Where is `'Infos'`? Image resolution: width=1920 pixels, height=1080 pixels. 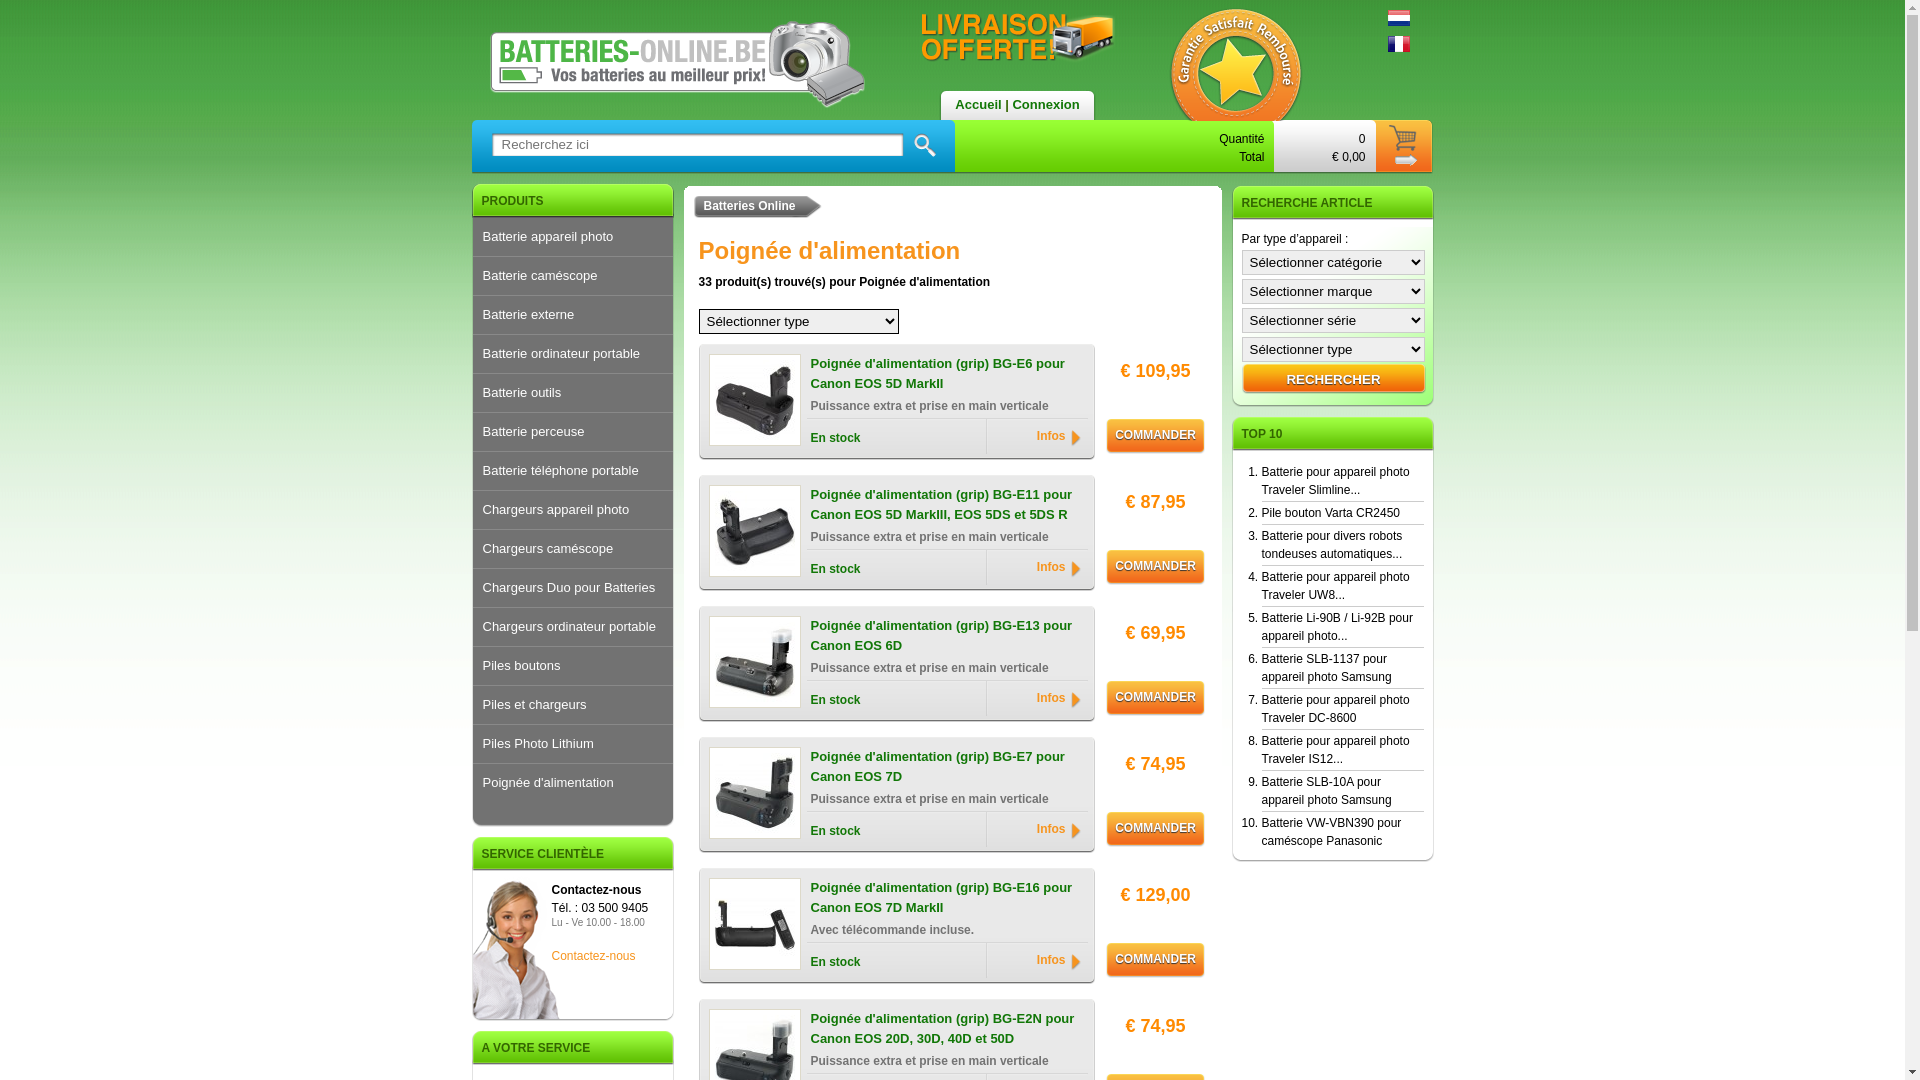
'Infos' is located at coordinates (1056, 435).